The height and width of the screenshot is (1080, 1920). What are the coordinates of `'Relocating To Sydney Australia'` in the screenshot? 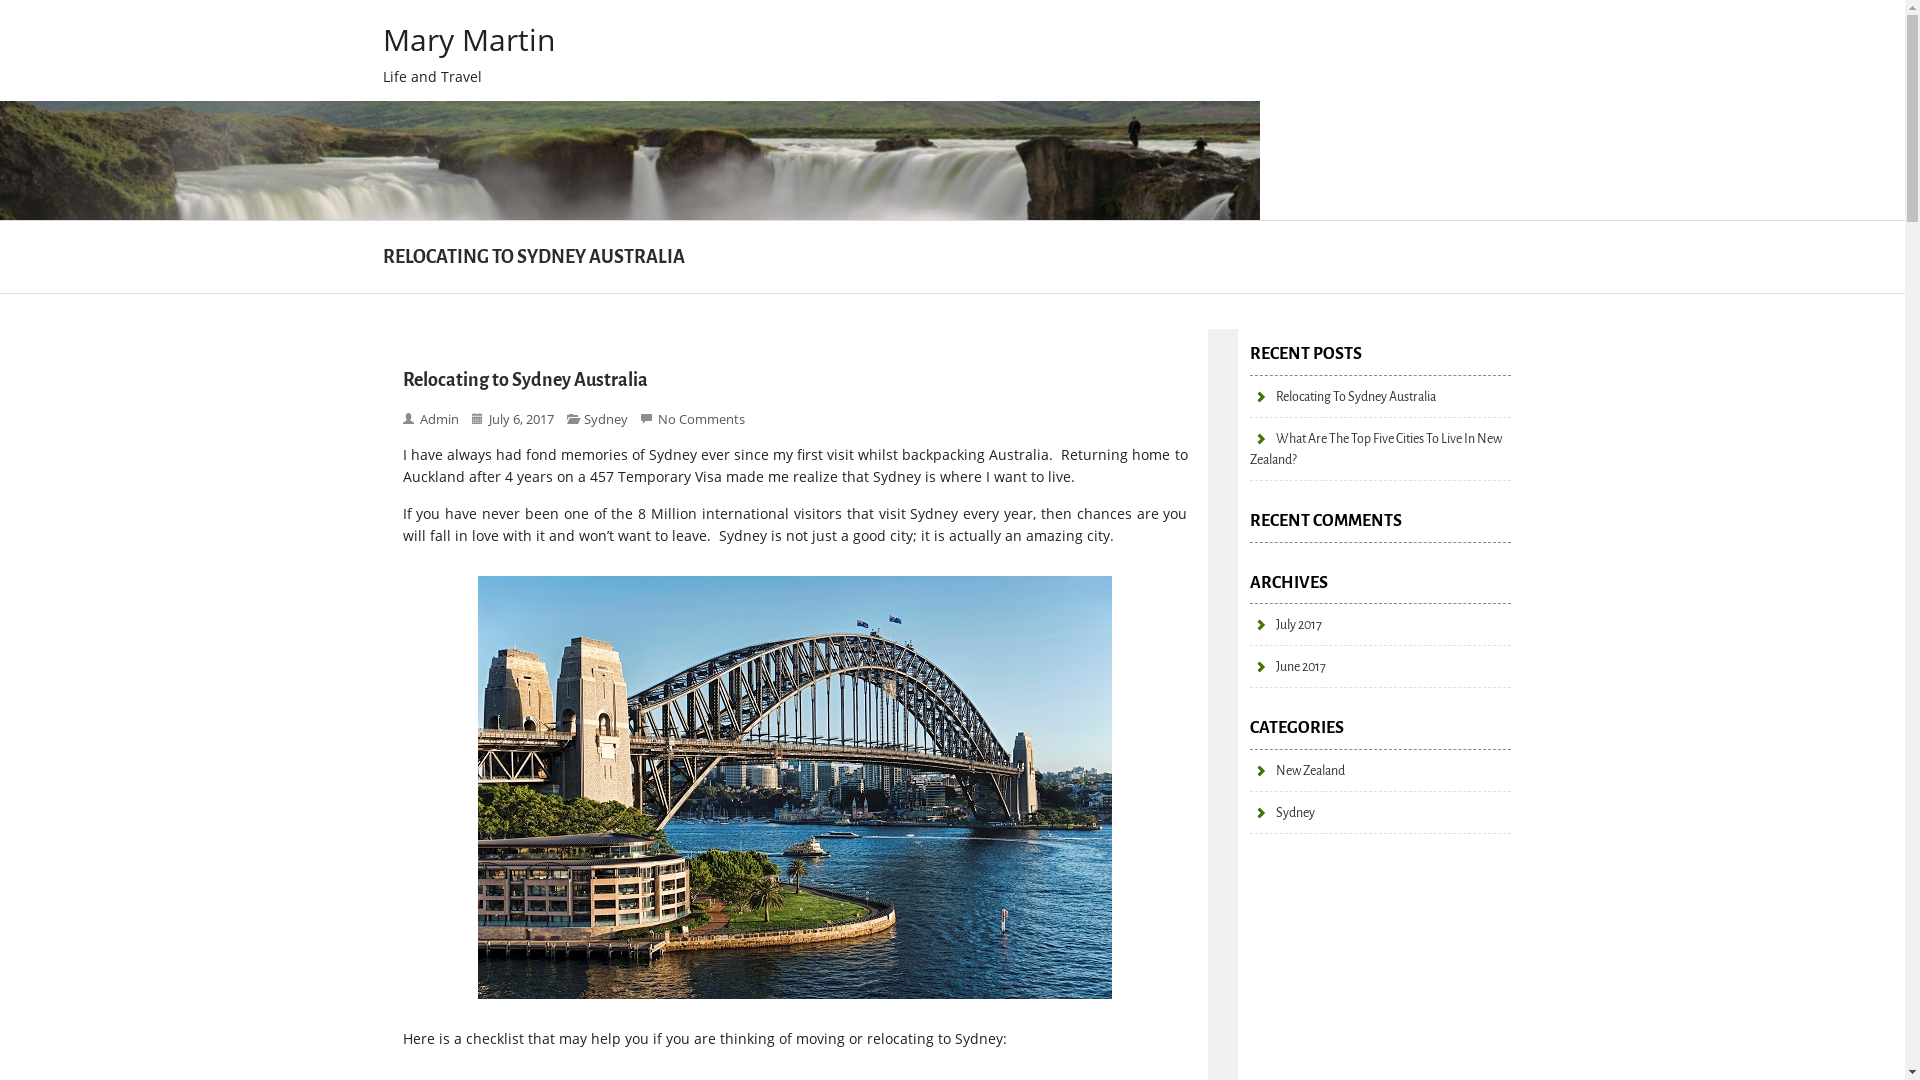 It's located at (1343, 396).